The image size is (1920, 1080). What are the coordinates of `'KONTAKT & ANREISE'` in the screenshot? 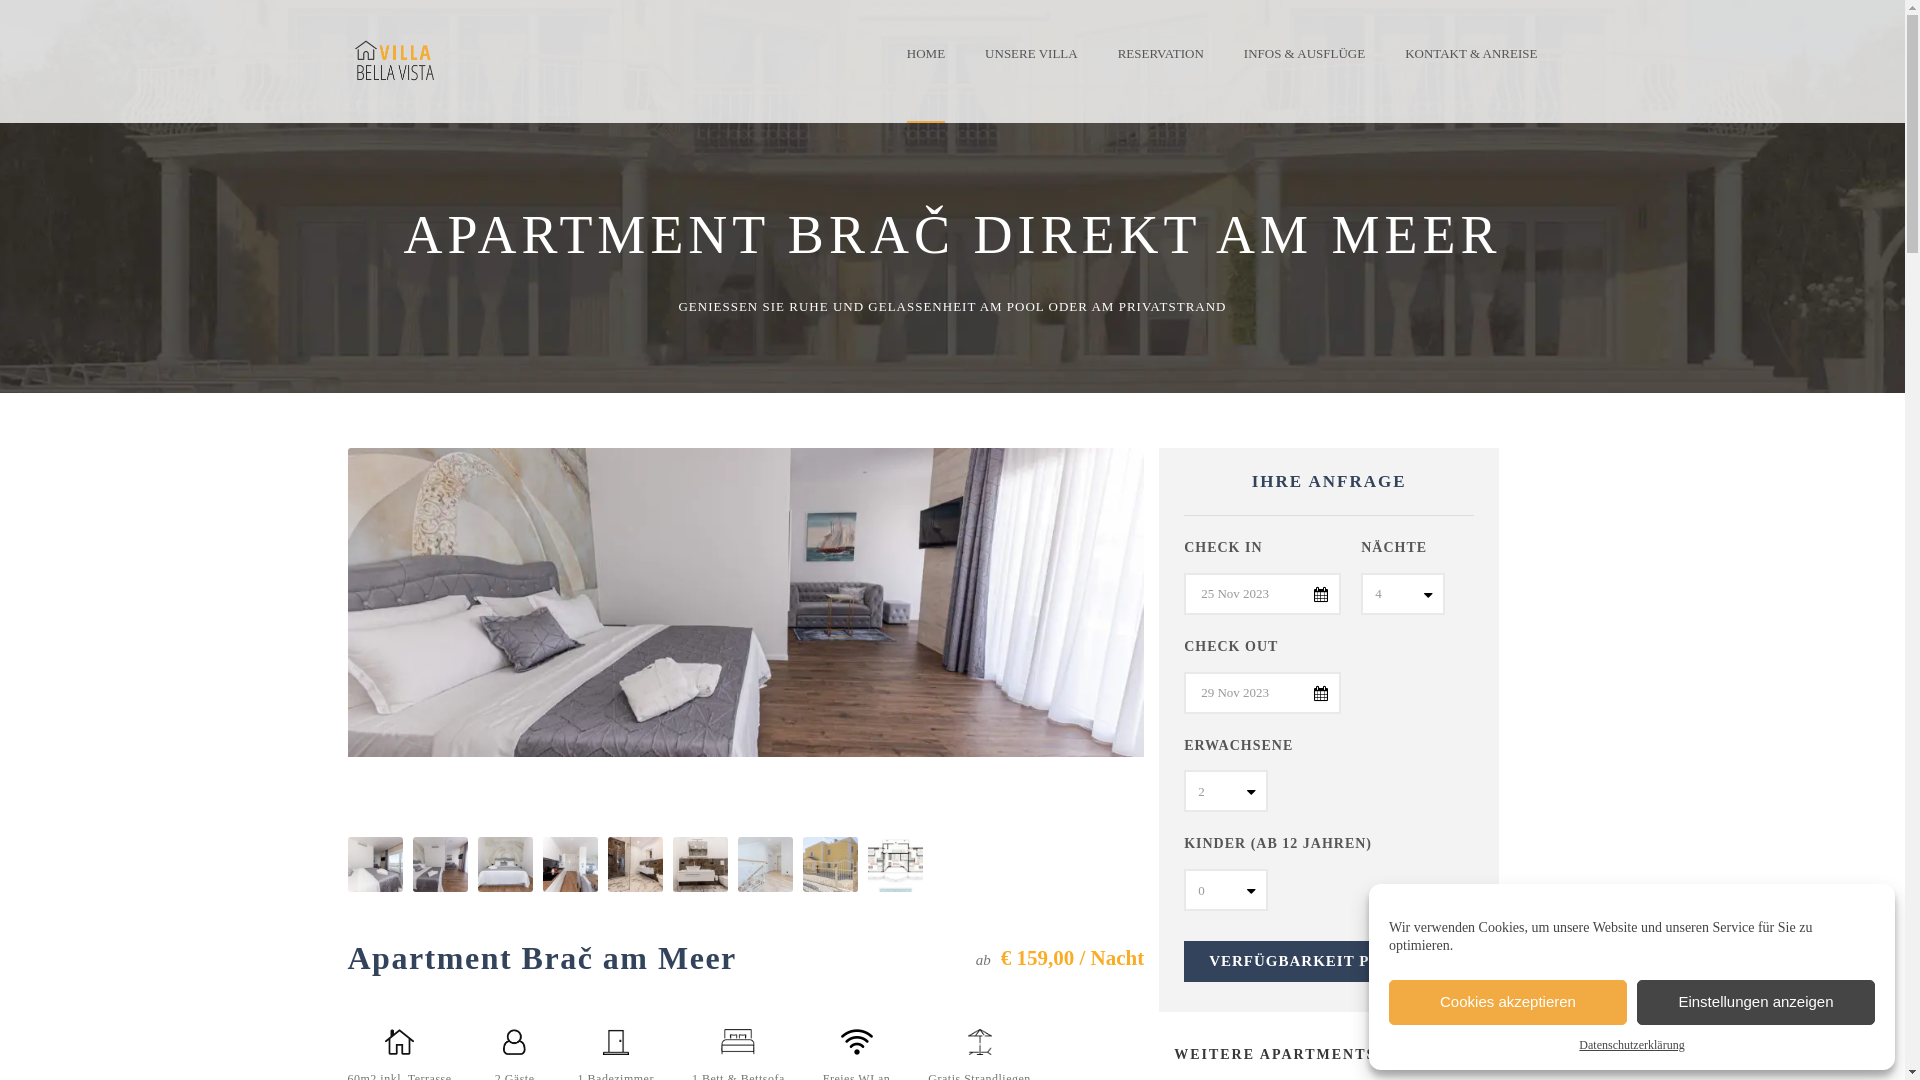 It's located at (1384, 68).